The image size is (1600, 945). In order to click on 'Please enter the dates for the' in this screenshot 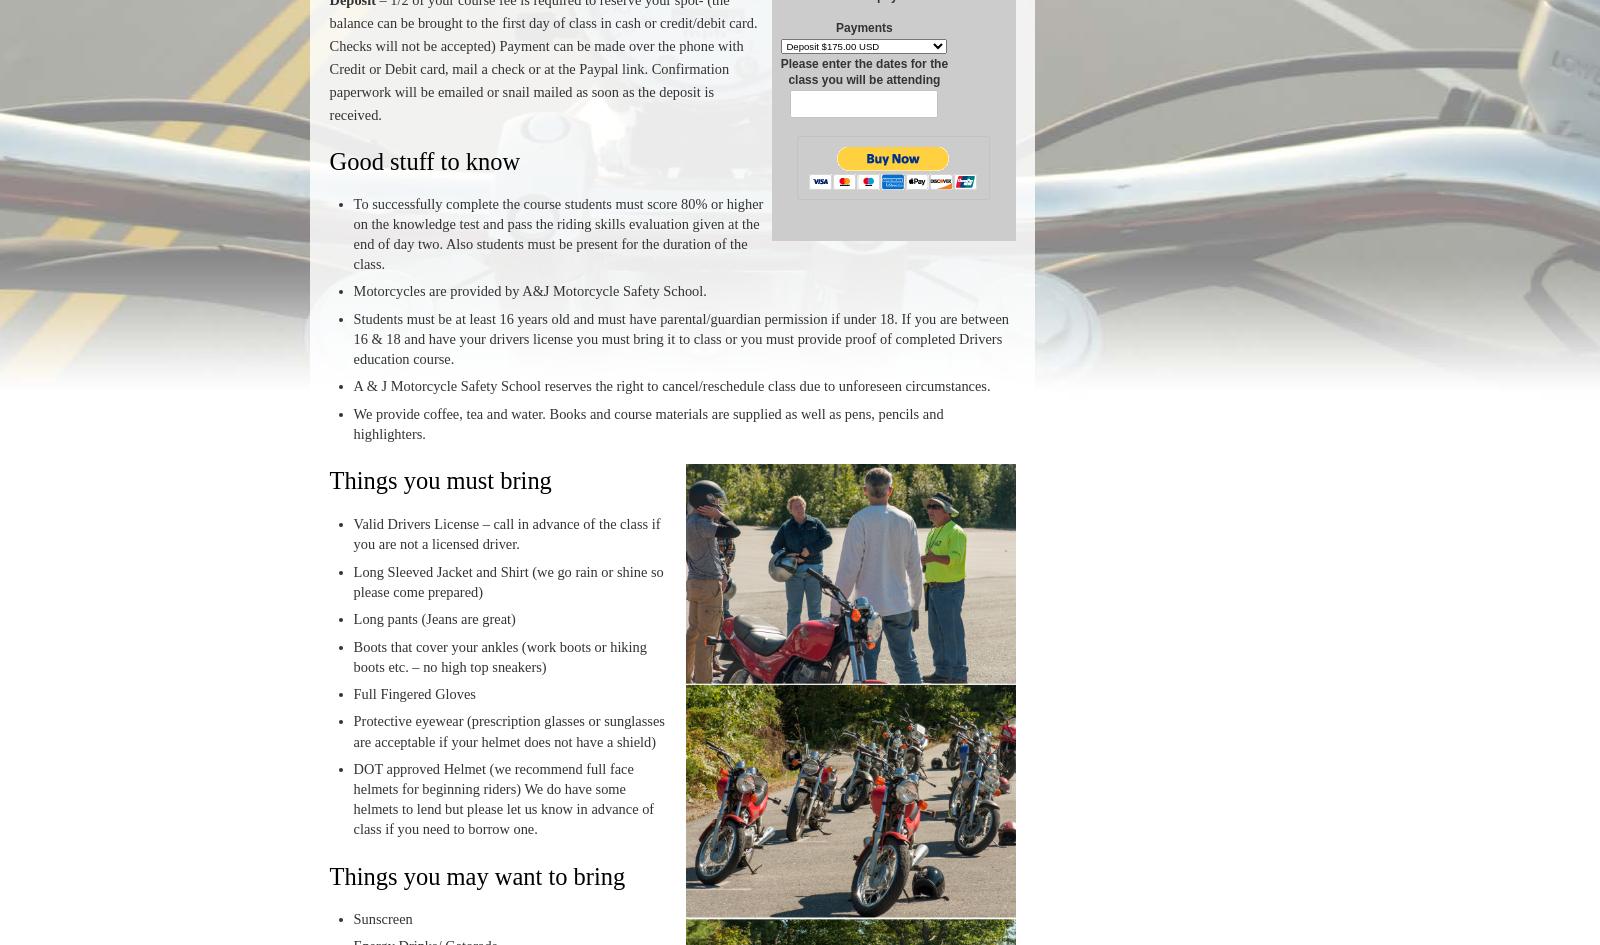, I will do `click(863, 63)`.